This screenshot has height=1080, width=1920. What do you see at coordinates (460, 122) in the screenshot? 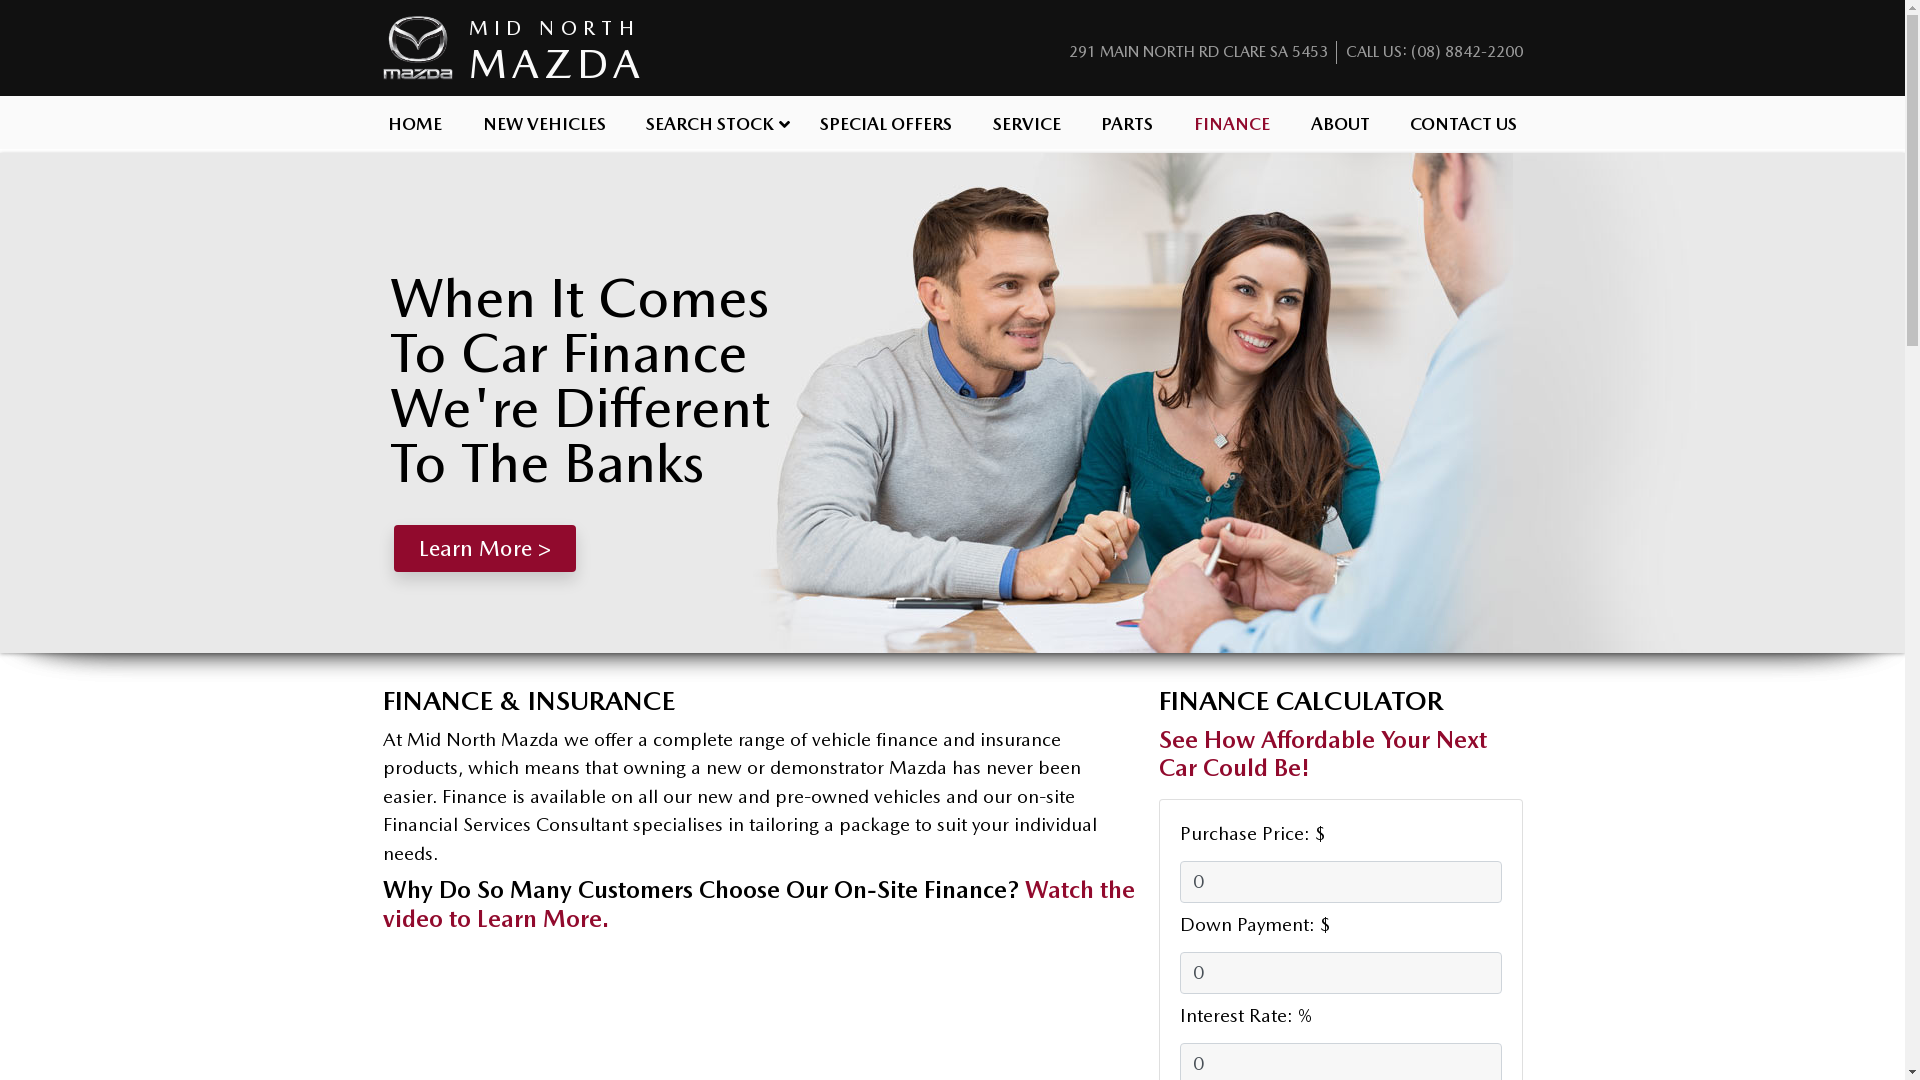
I see `'NEW VEHICLES'` at bounding box center [460, 122].